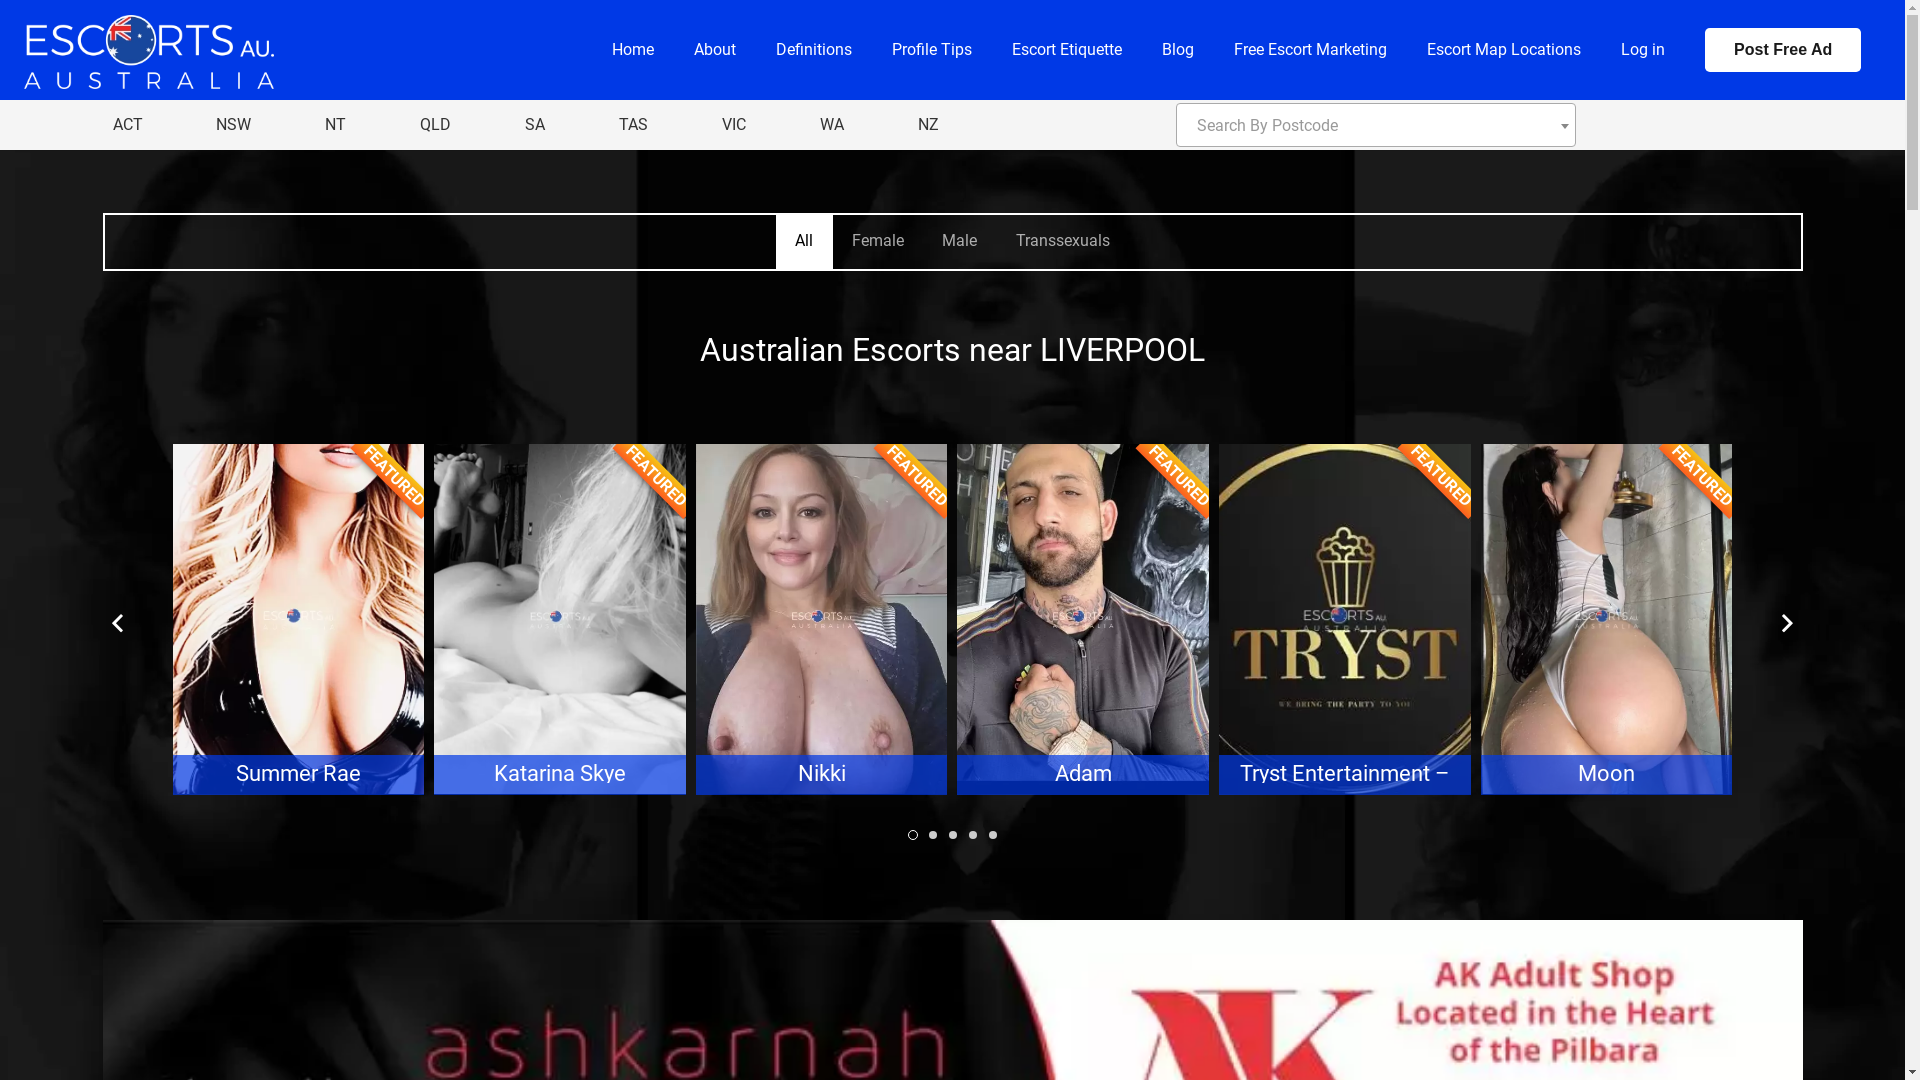 The width and height of the screenshot is (1920, 1080). Describe the element at coordinates (814, 49) in the screenshot. I see `'Definitions'` at that location.